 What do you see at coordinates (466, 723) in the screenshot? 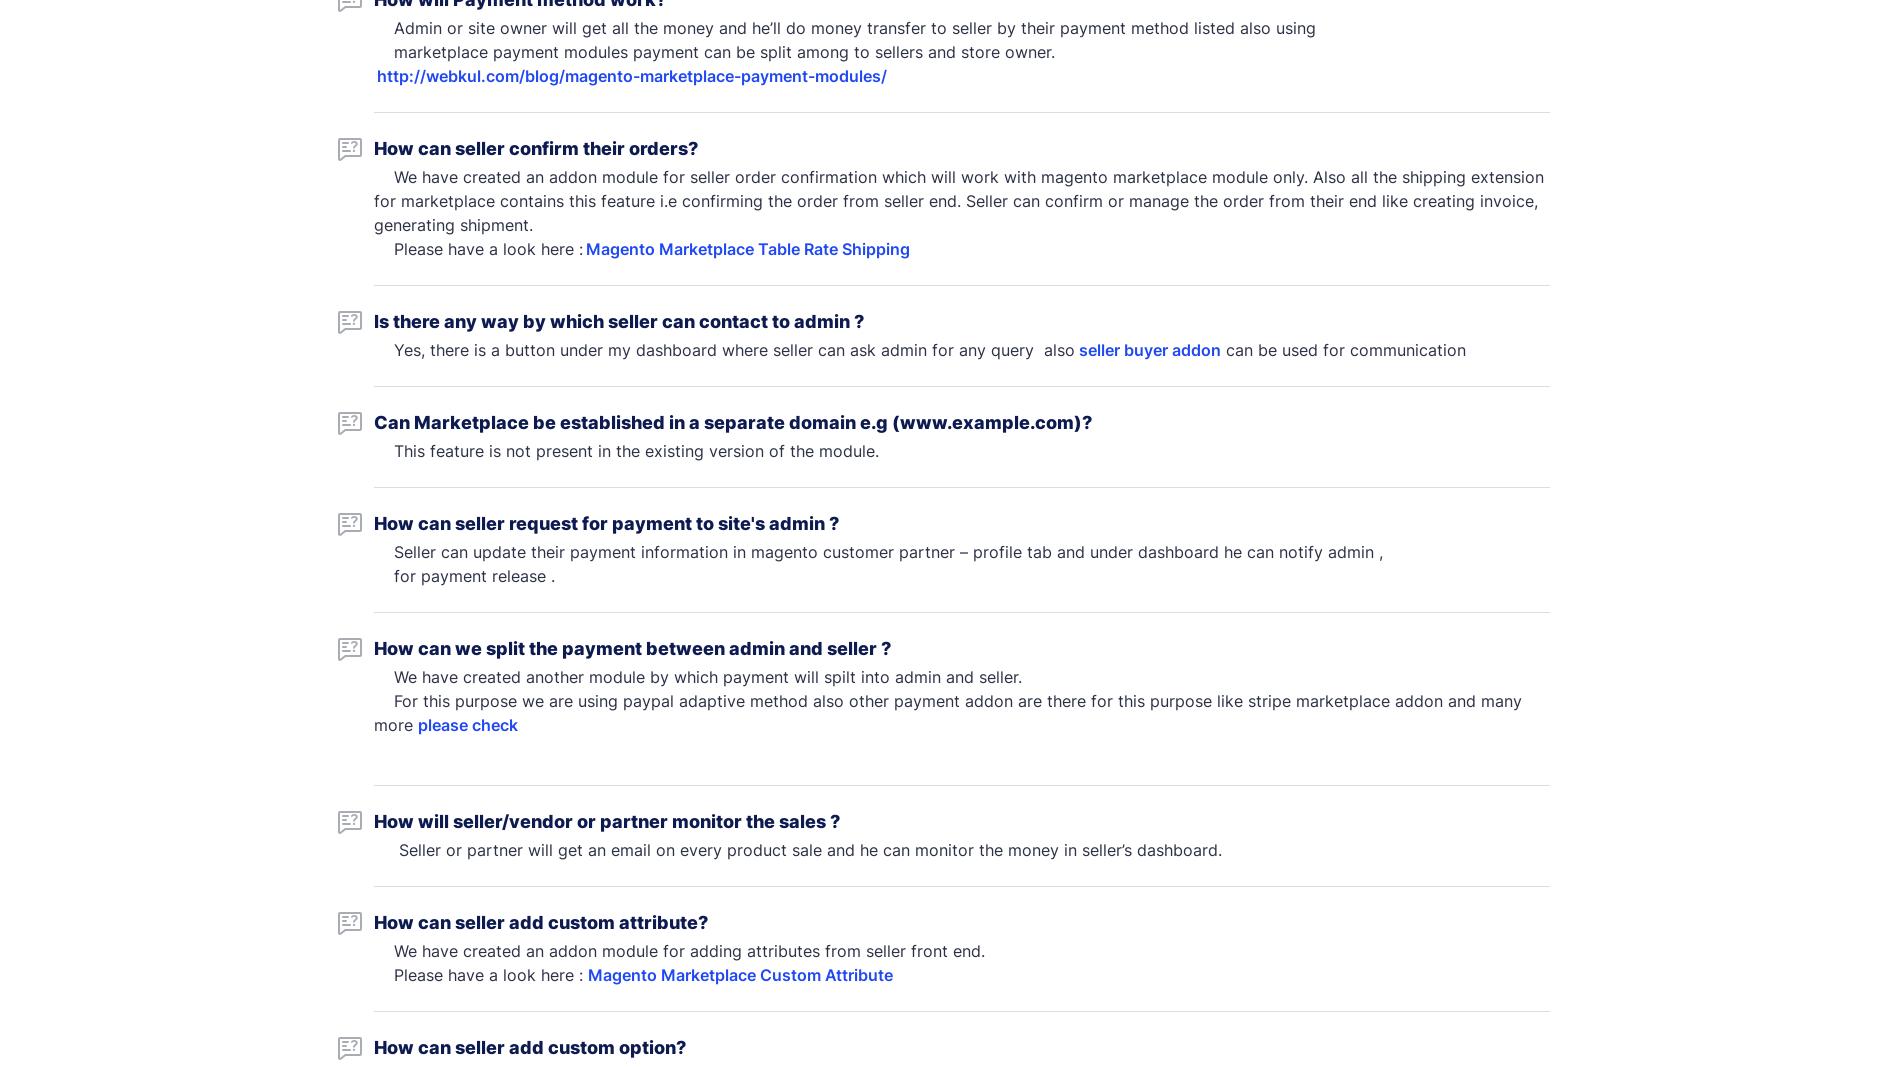
I see `'please check'` at bounding box center [466, 723].